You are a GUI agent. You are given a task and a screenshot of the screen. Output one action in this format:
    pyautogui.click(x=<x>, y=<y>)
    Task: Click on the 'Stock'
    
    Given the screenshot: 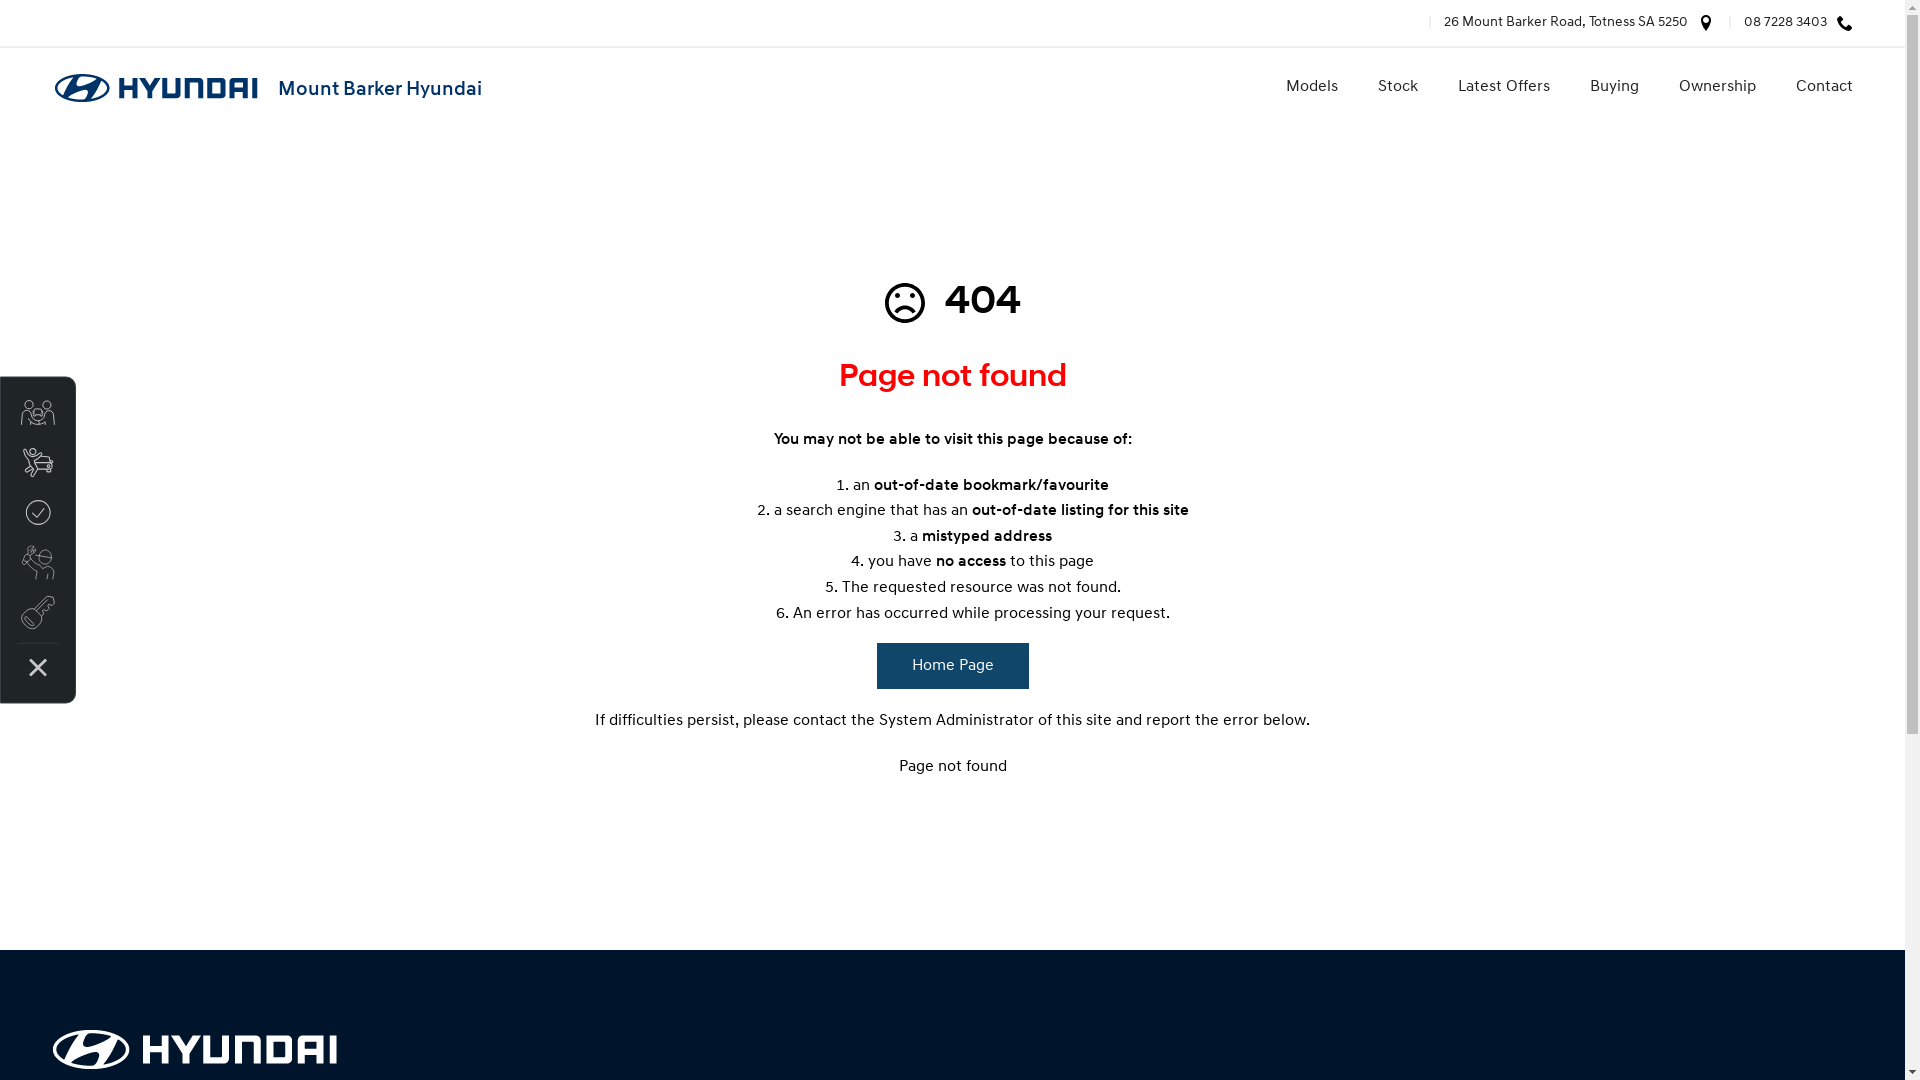 What is the action you would take?
    pyautogui.click(x=1396, y=87)
    